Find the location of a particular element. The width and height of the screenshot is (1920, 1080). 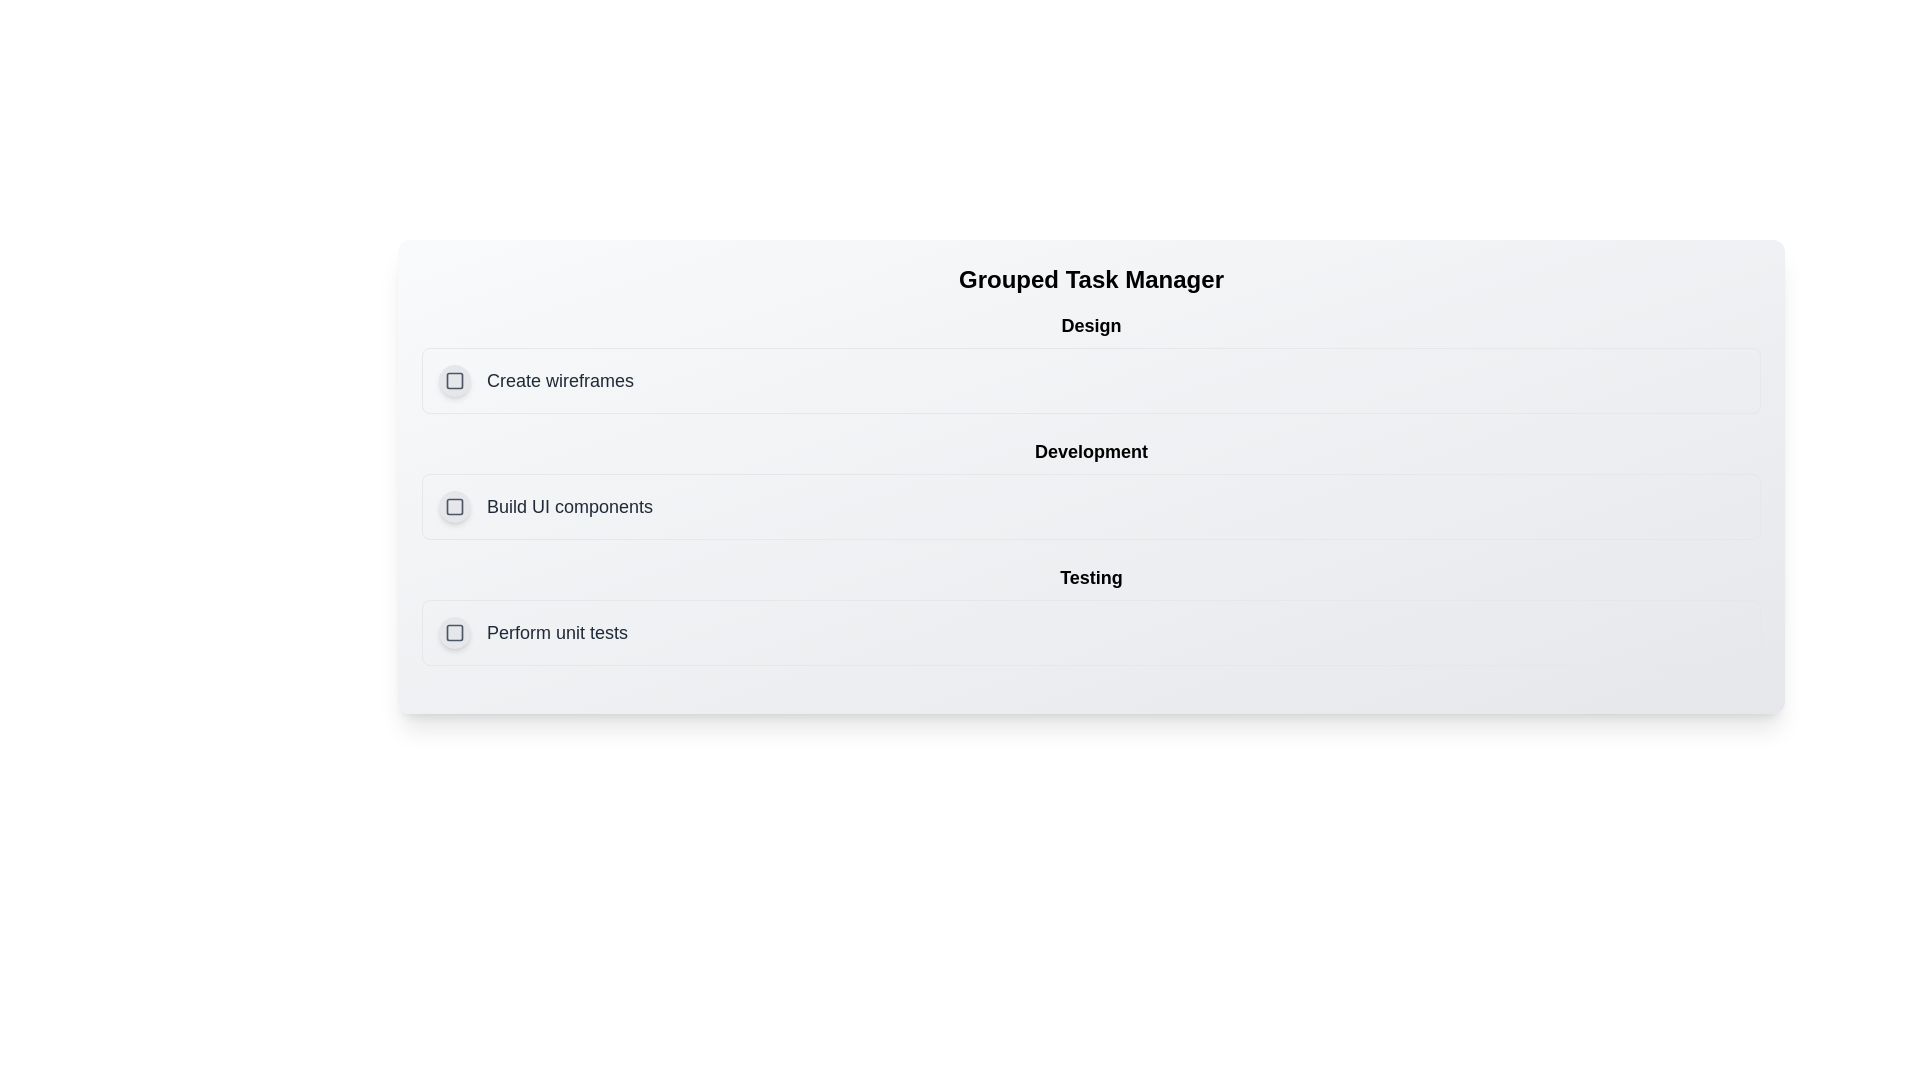

the checkbox labeled 'Create wireframes' is located at coordinates (536, 381).